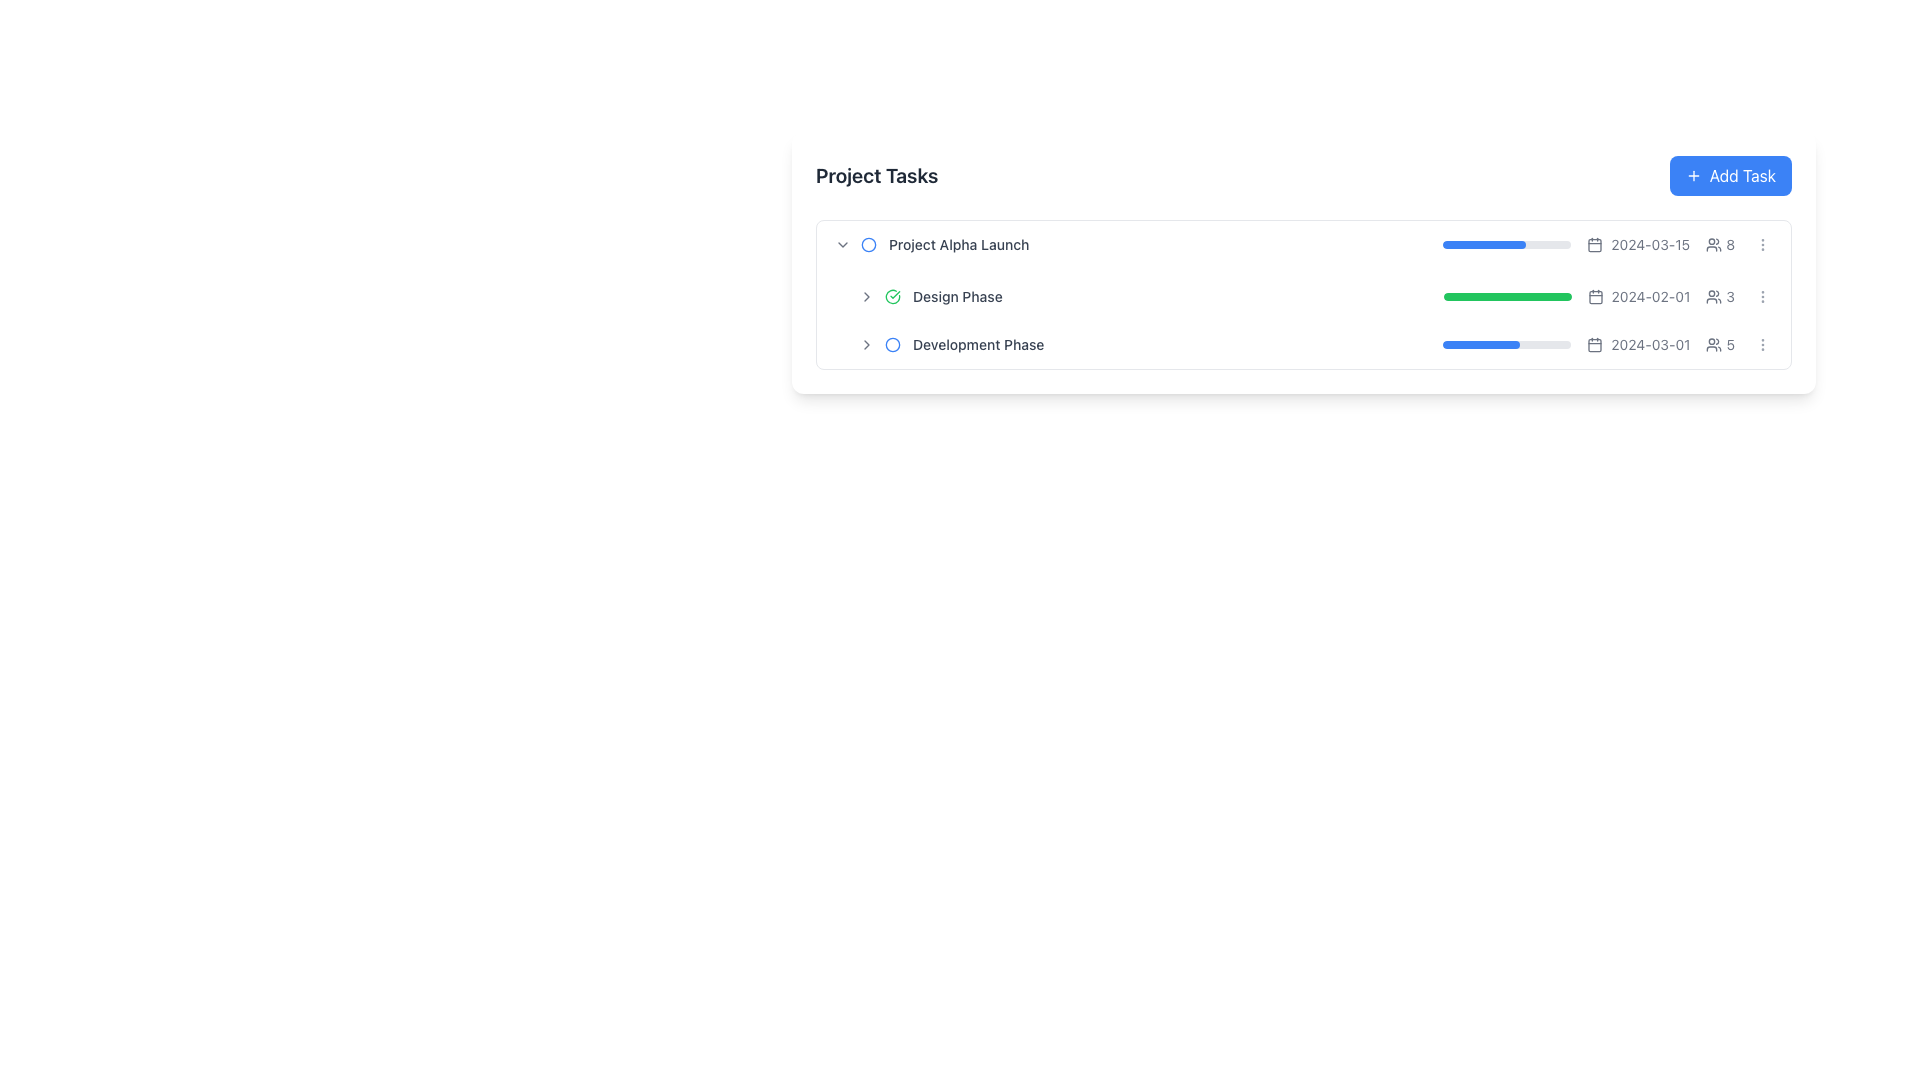 This screenshot has height=1080, width=1920. What do you see at coordinates (843, 244) in the screenshot?
I see `the Dropdown toggle button, which is a small triangular icon pointing downward located to the left of the 'Project Alpha Launch' text` at bounding box center [843, 244].